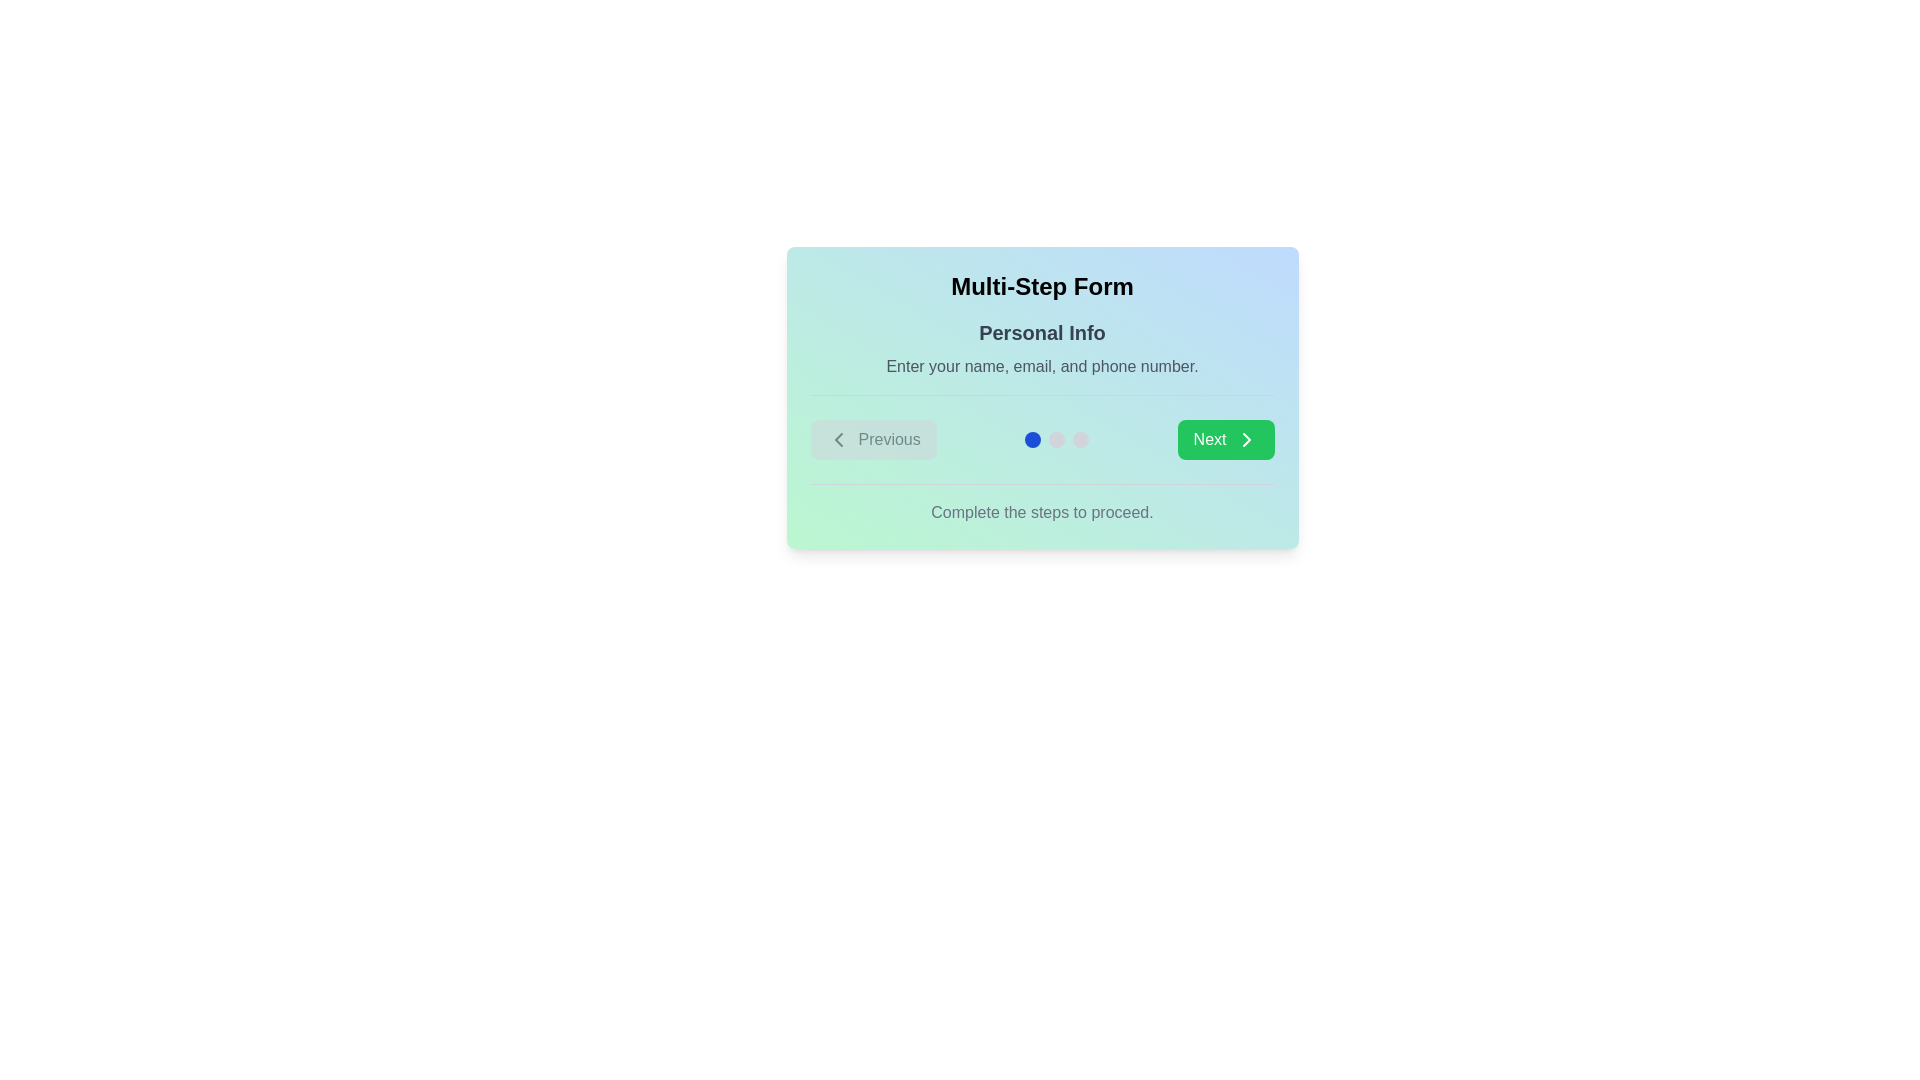 The height and width of the screenshot is (1080, 1920). What do you see at coordinates (1056, 438) in the screenshot?
I see `the second circular step indicator in the footer area of the multi-step form to indicate progression` at bounding box center [1056, 438].